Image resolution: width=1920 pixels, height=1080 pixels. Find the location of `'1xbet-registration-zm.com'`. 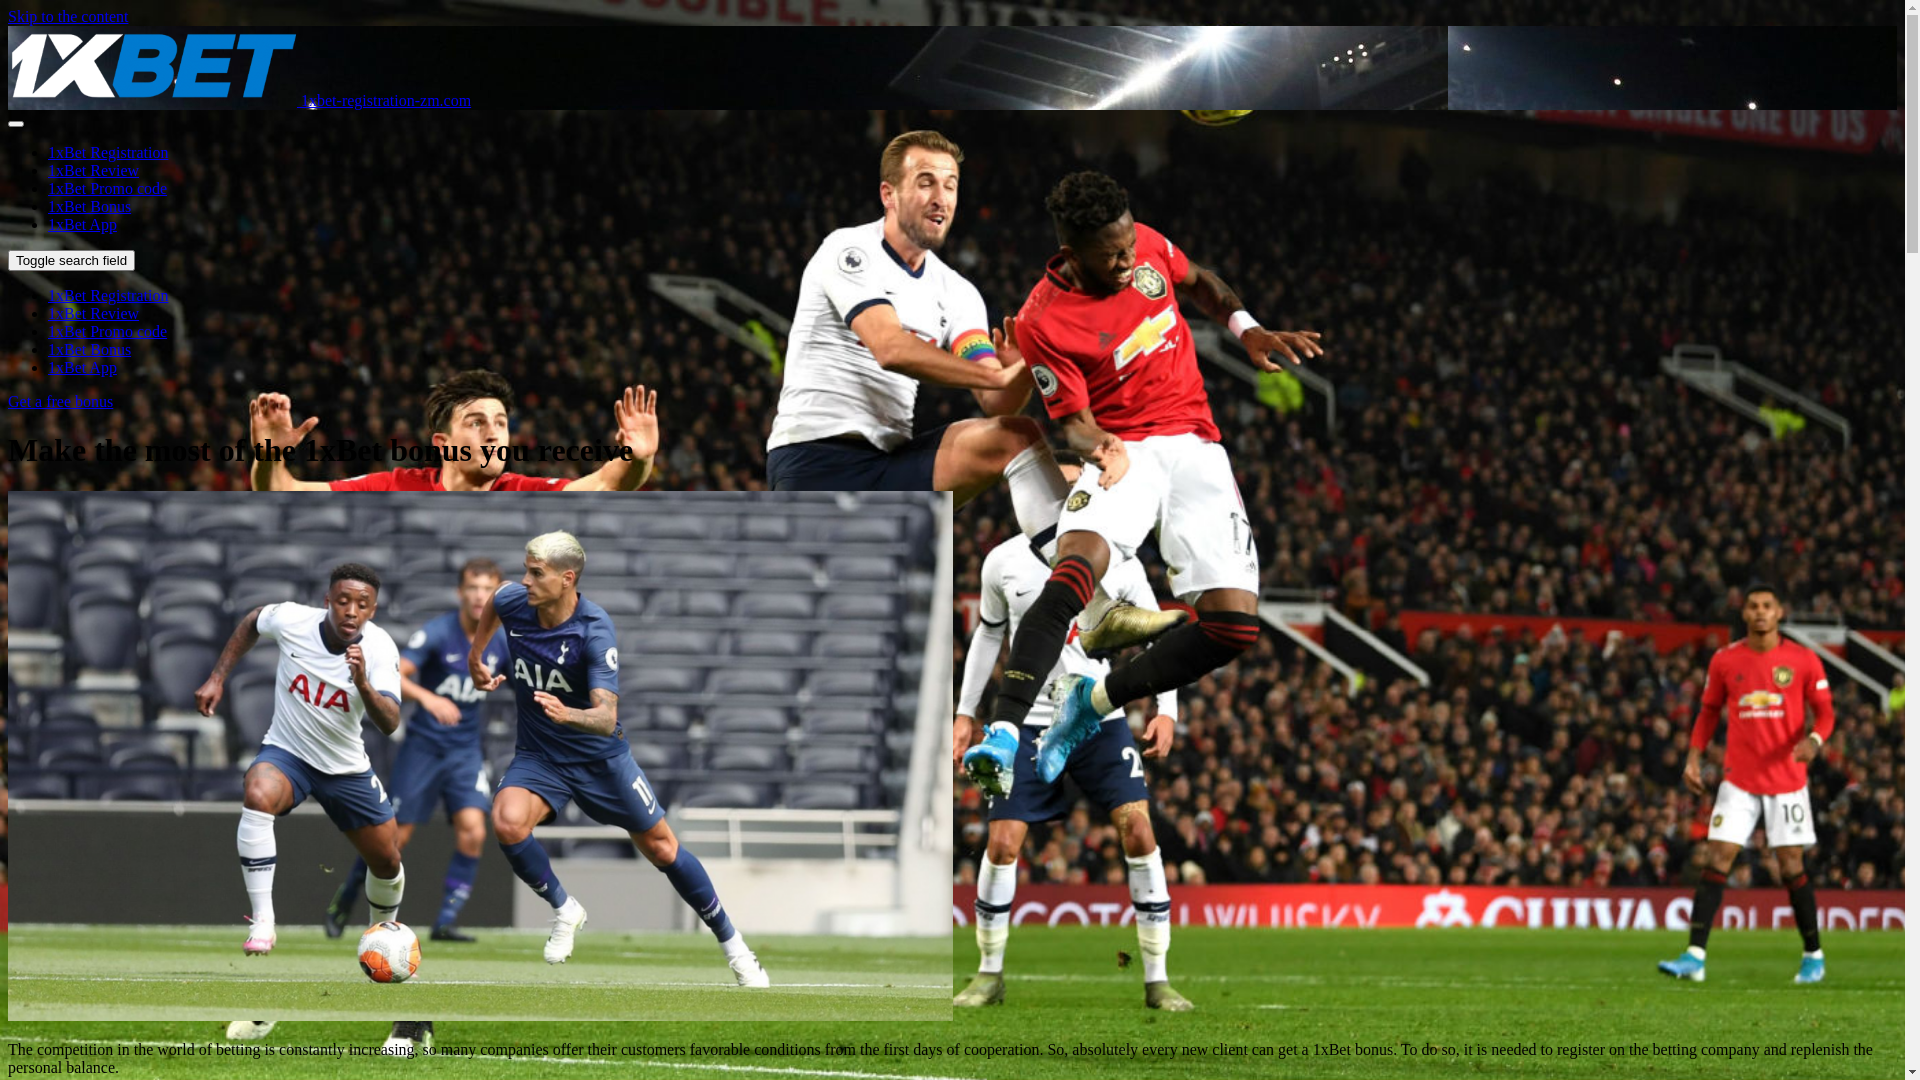

'1xbet-registration-zm.com' is located at coordinates (8, 100).